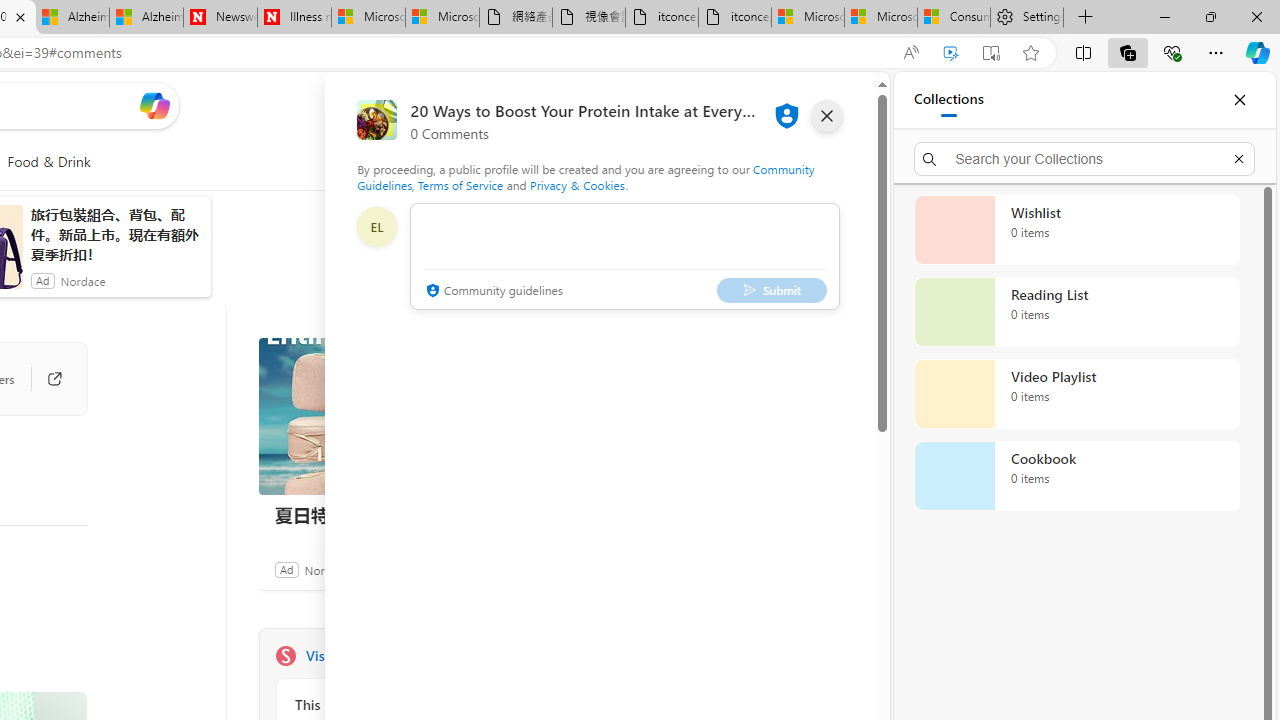  Describe the element at coordinates (1083, 158) in the screenshot. I see `'Search your Collections'` at that location.